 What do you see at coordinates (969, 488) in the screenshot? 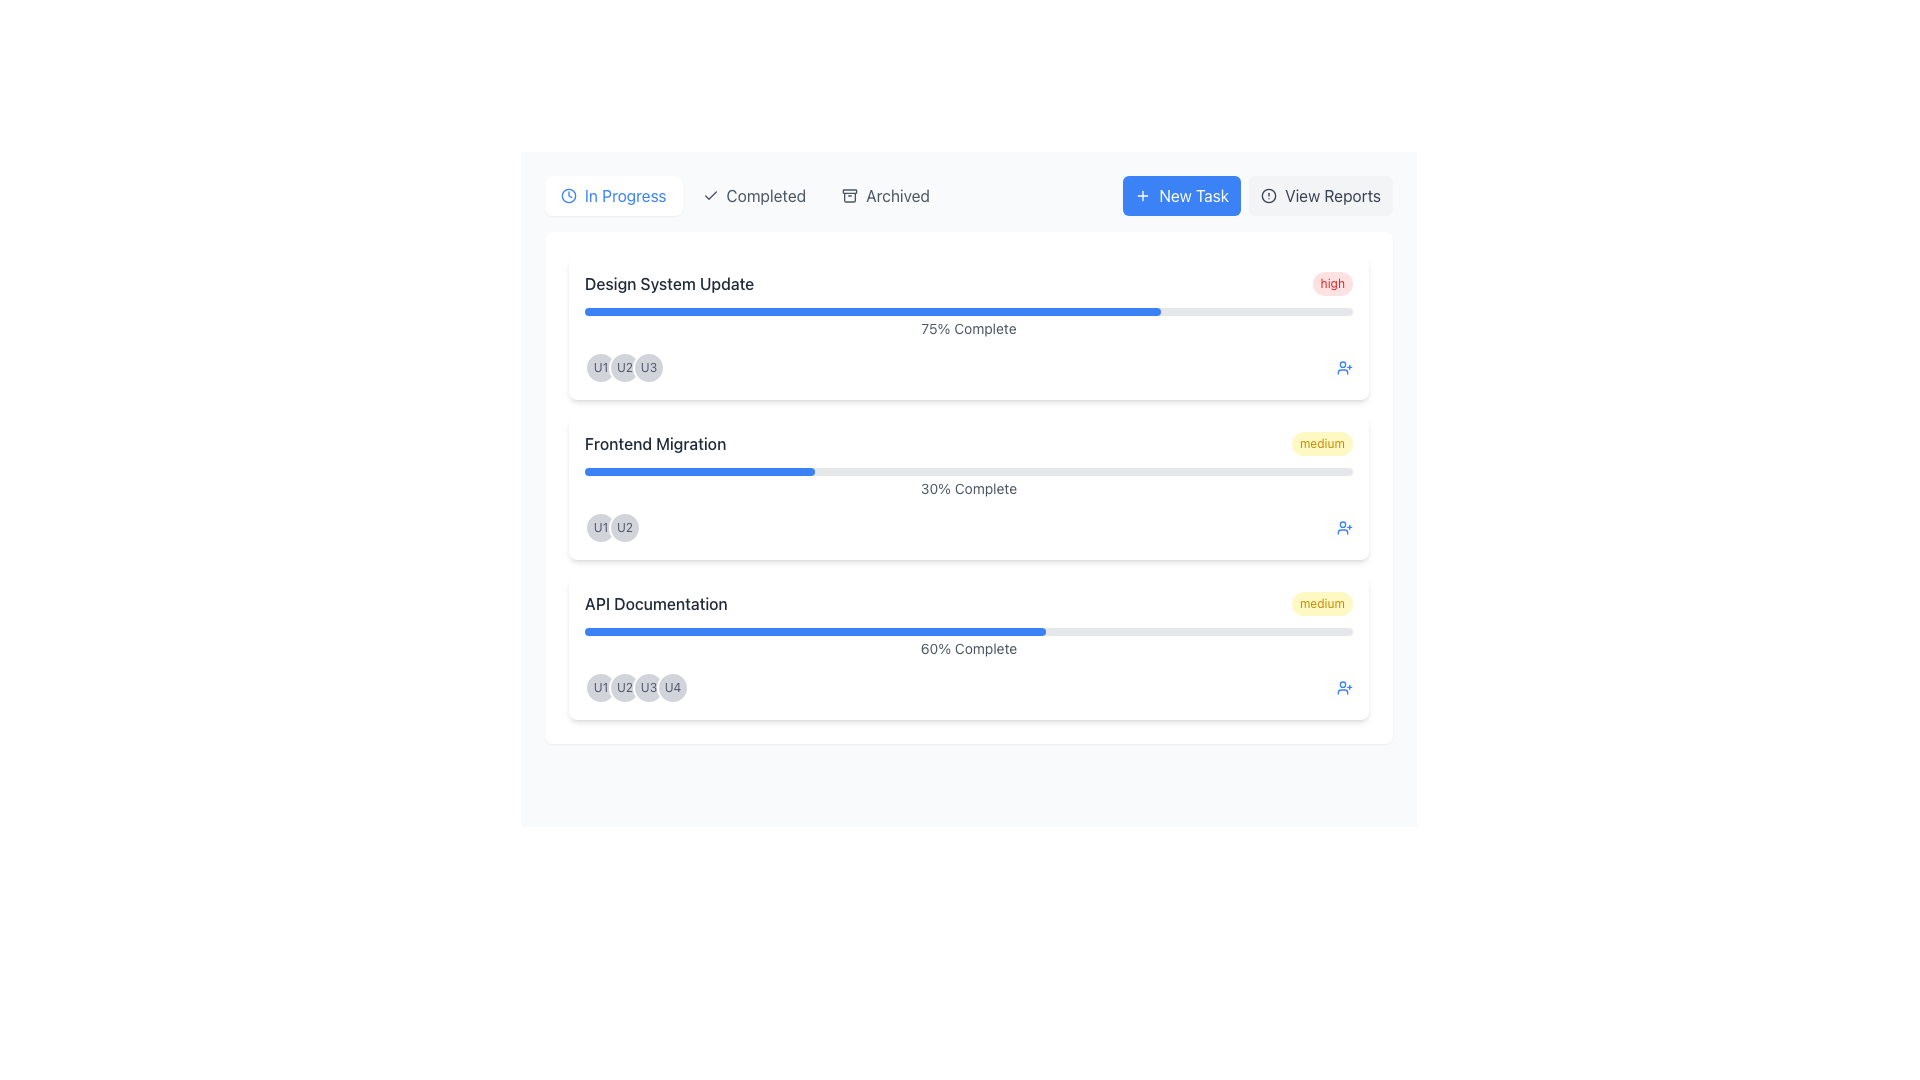
I see `the informational card that displays structured information about tasks and their statuses, located in the middle of a vertical layout of similar cards` at bounding box center [969, 488].